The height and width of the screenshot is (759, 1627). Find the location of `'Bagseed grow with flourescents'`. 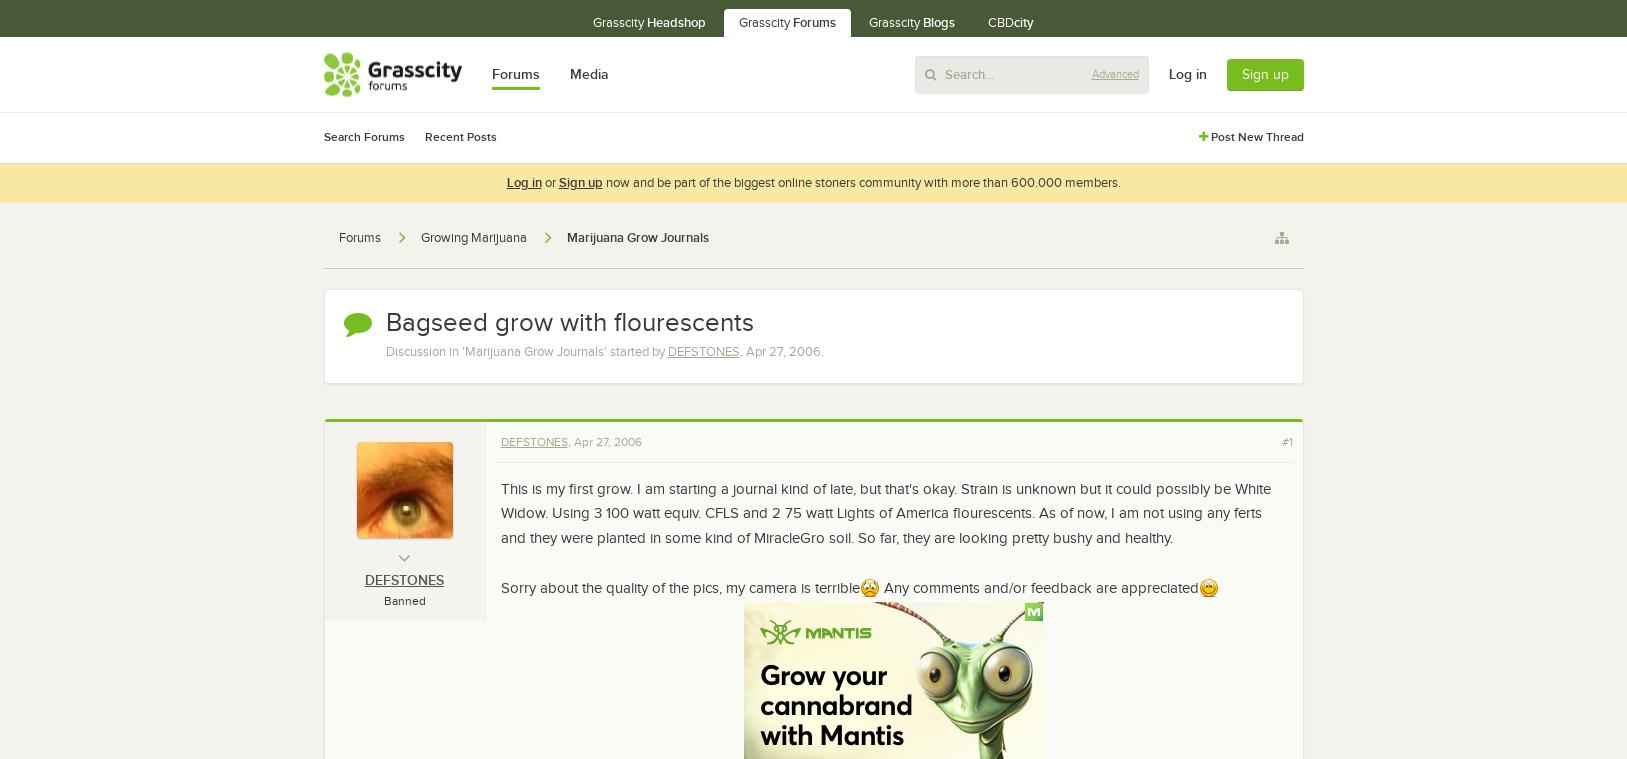

'Bagseed grow with flourescents' is located at coordinates (567, 321).